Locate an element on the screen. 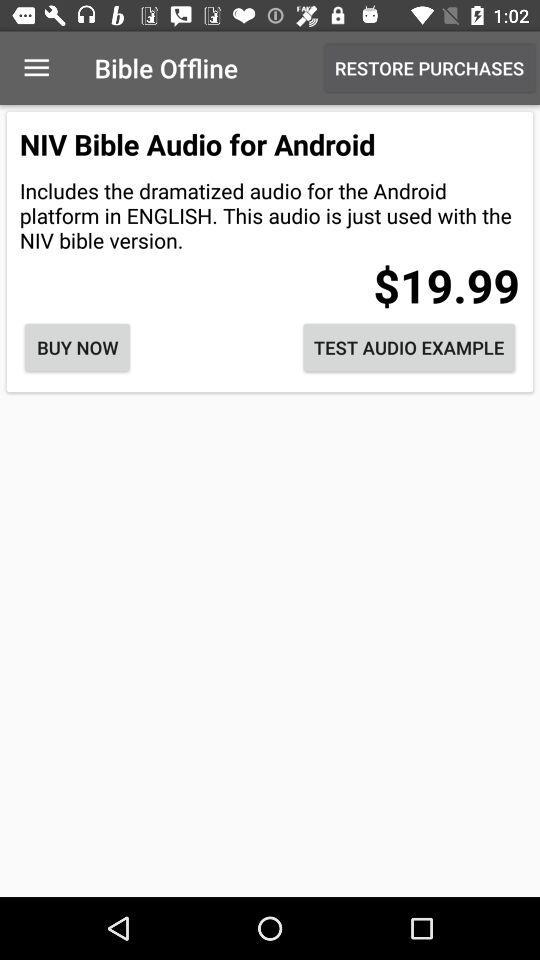 This screenshot has height=960, width=540. the icon below $19.99 is located at coordinates (408, 347).